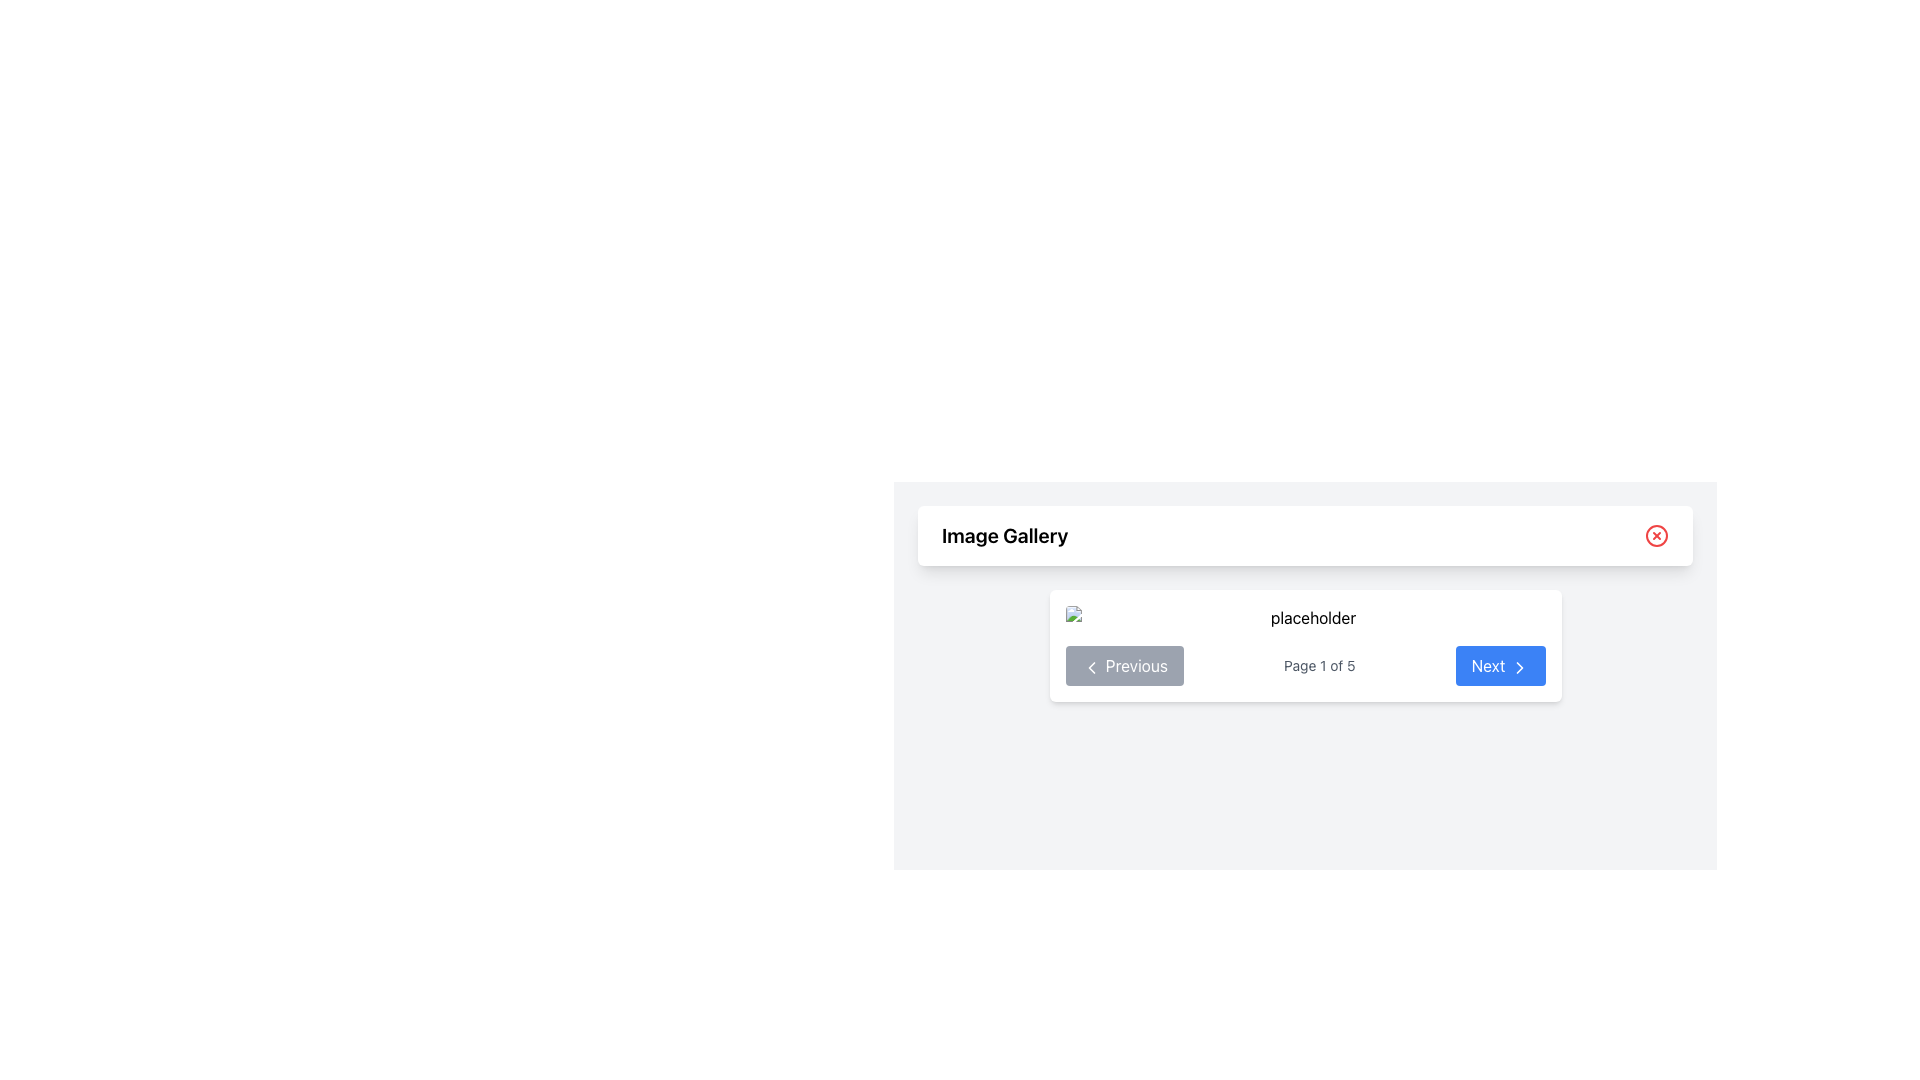  What do you see at coordinates (1090, 667) in the screenshot?
I see `the 'Previous' button that contains the icon for moving to the previous item or page` at bounding box center [1090, 667].